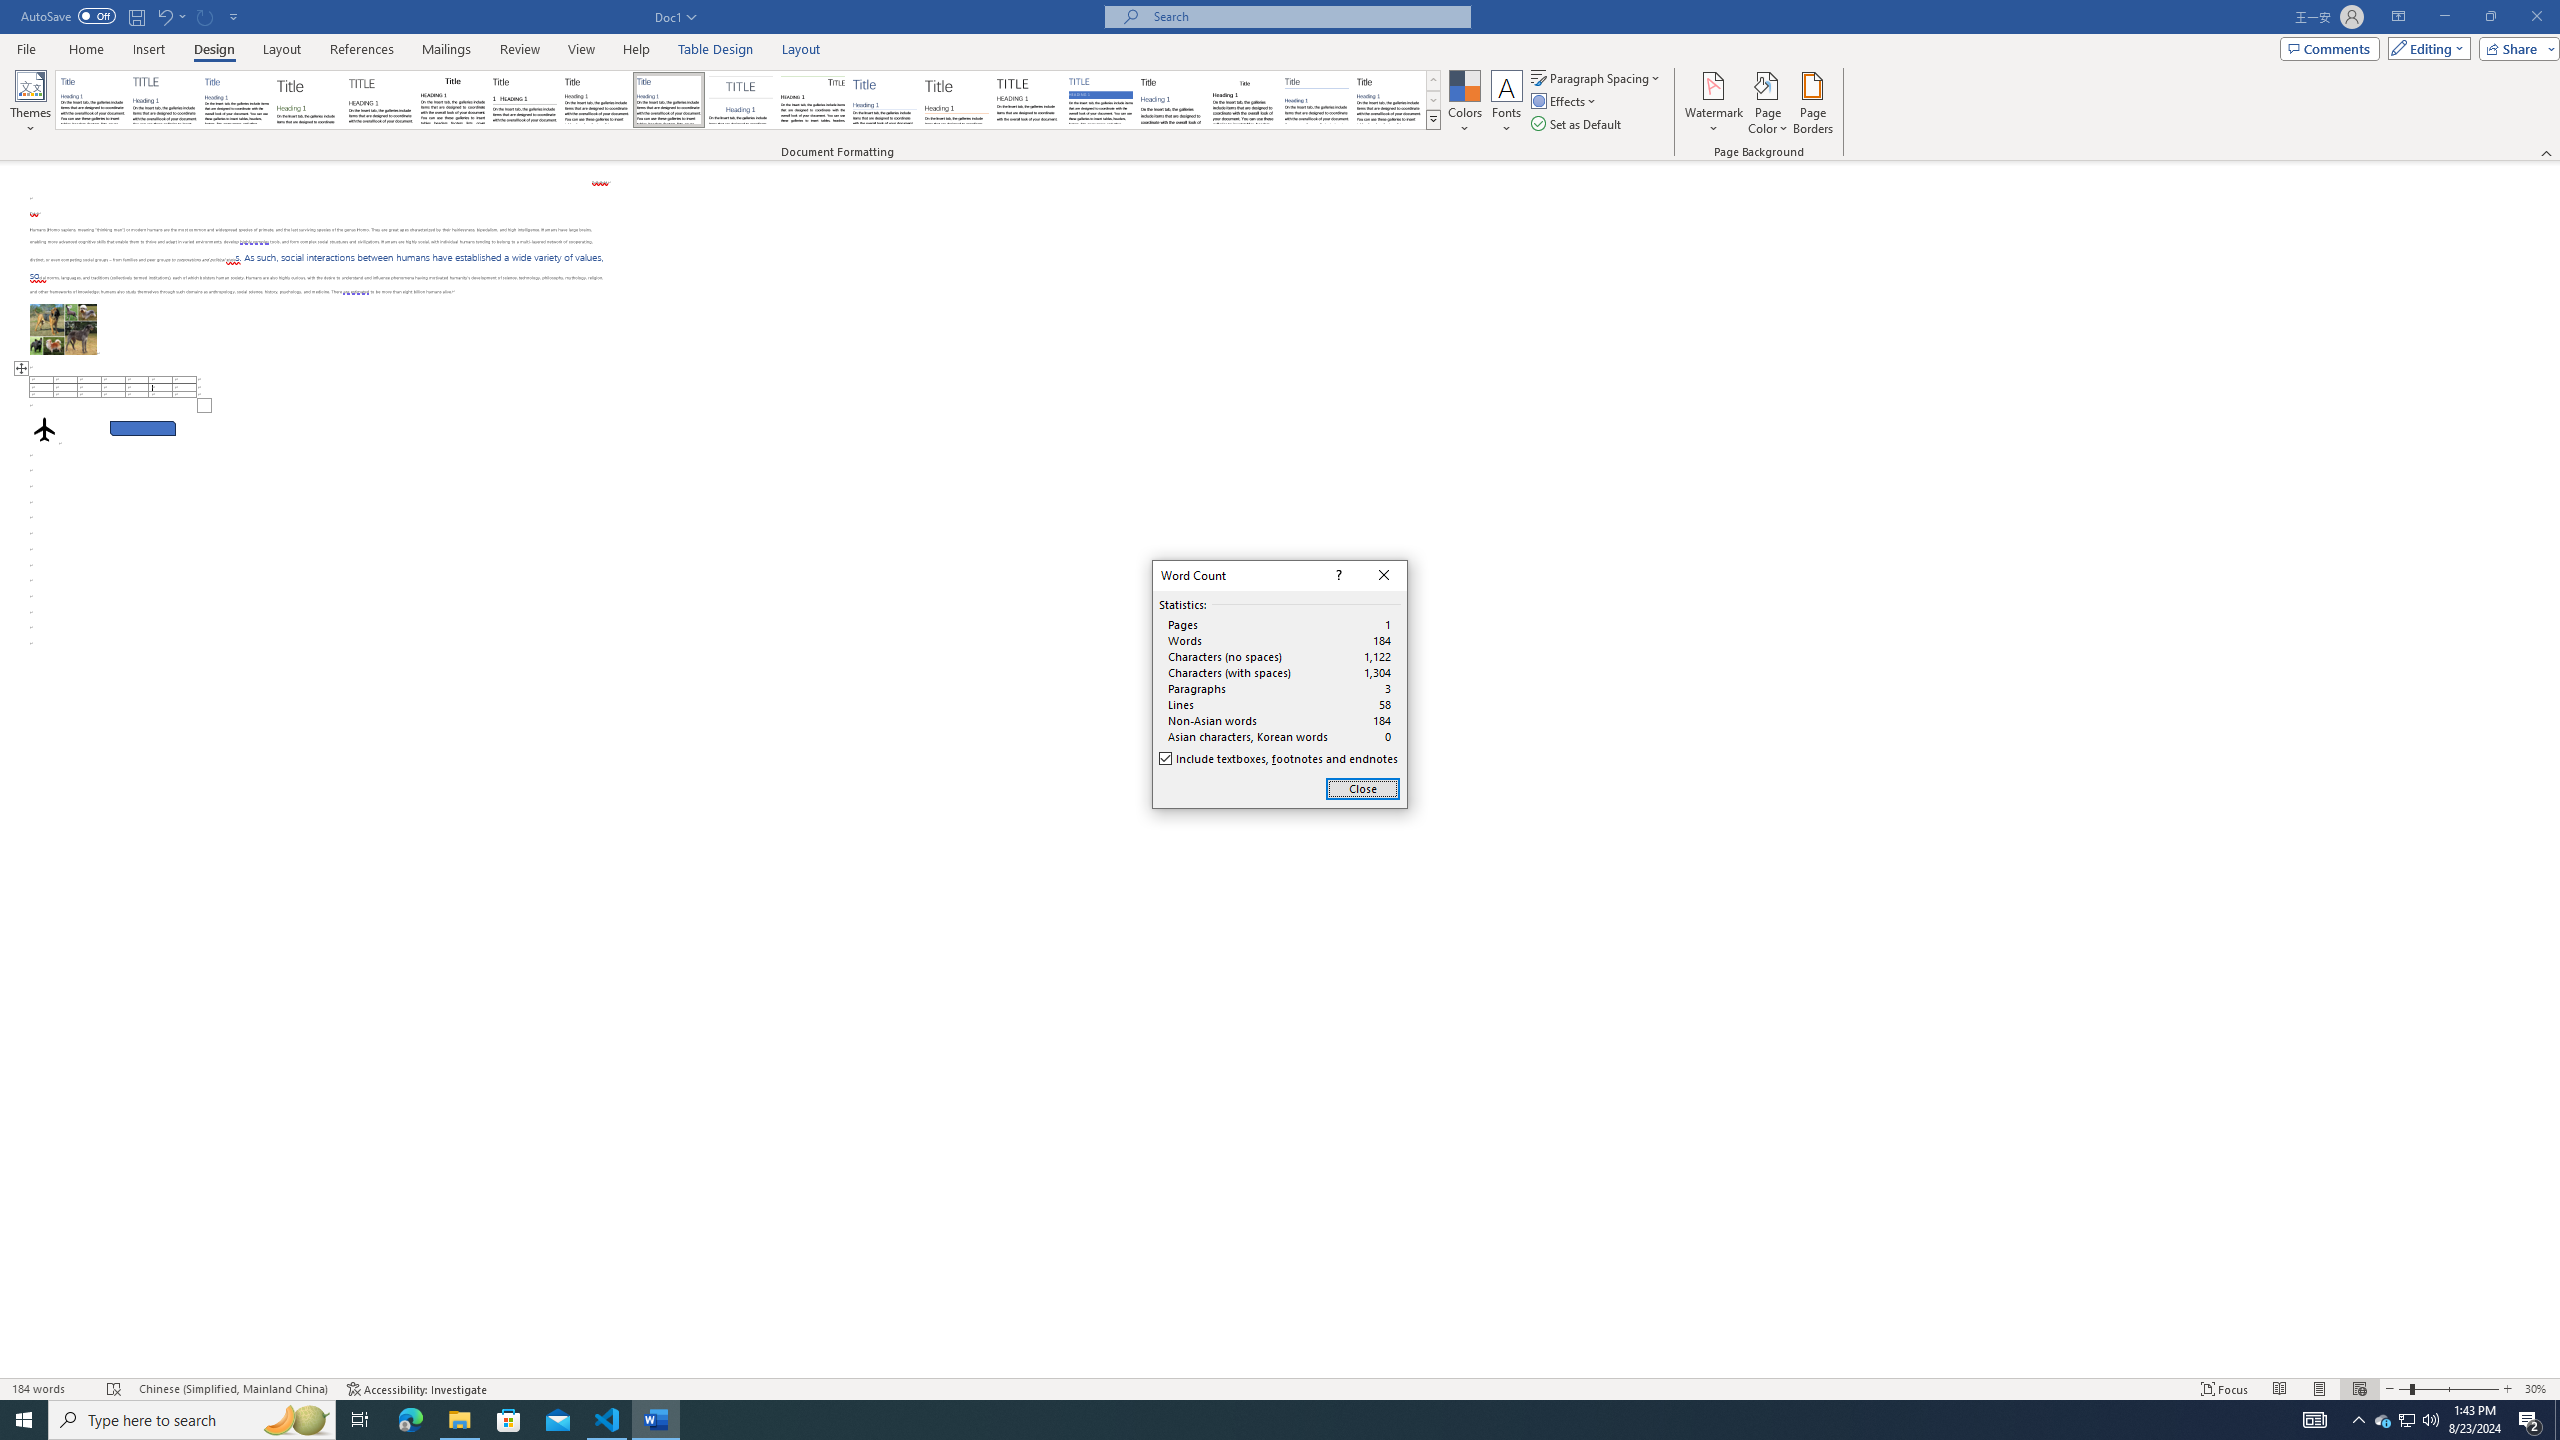 Image resolution: width=2560 pixels, height=1440 pixels. Describe the element at coordinates (1337, 575) in the screenshot. I see `'Context help'` at that location.